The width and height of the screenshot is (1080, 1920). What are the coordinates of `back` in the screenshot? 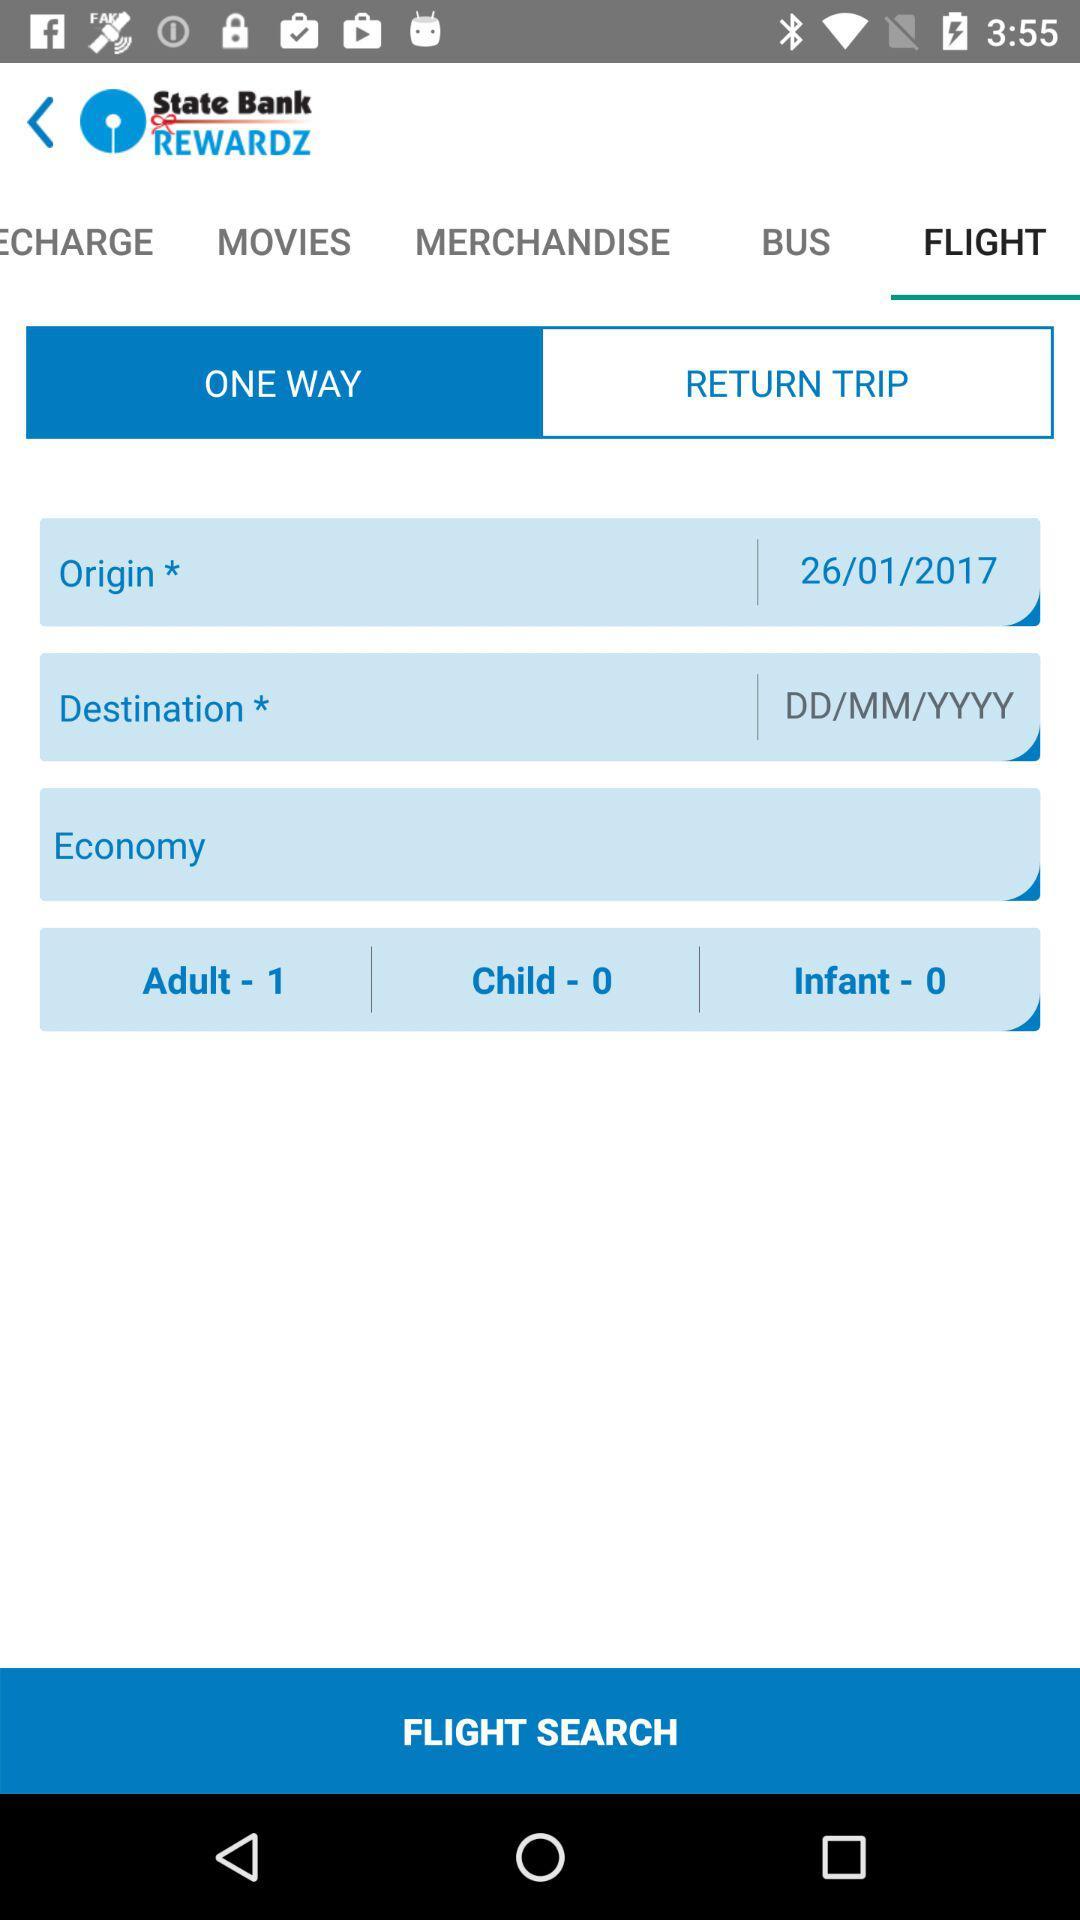 It's located at (40, 121).